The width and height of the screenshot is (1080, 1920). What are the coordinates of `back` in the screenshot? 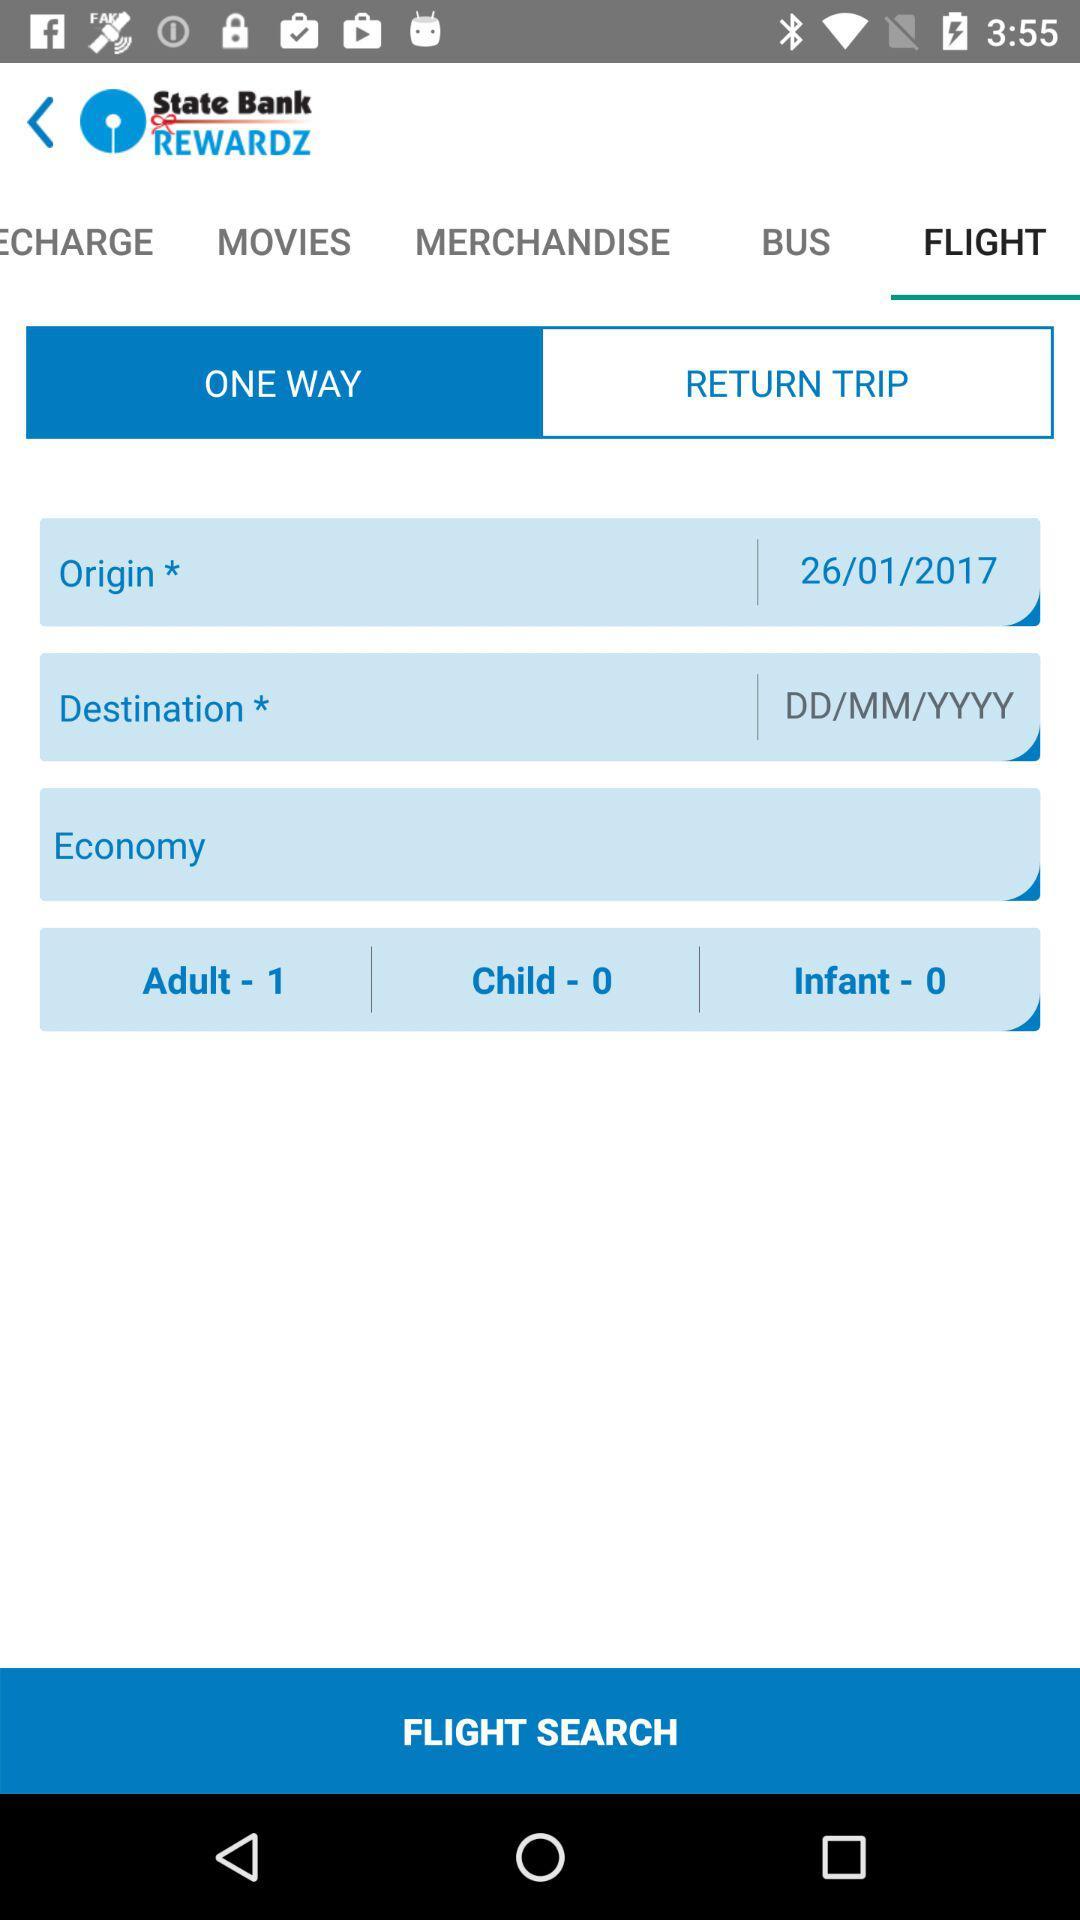 It's located at (40, 121).